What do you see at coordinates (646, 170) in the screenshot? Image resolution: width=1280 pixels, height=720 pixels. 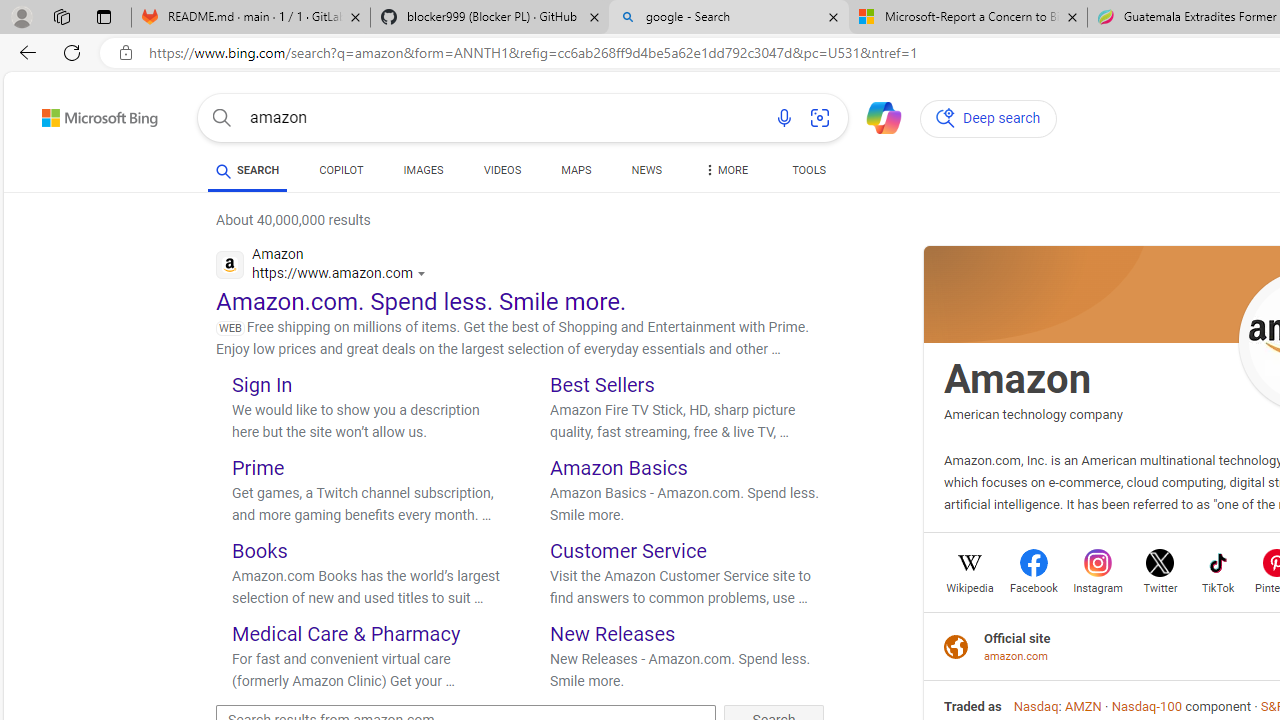 I see `'NEWS'` at bounding box center [646, 170].